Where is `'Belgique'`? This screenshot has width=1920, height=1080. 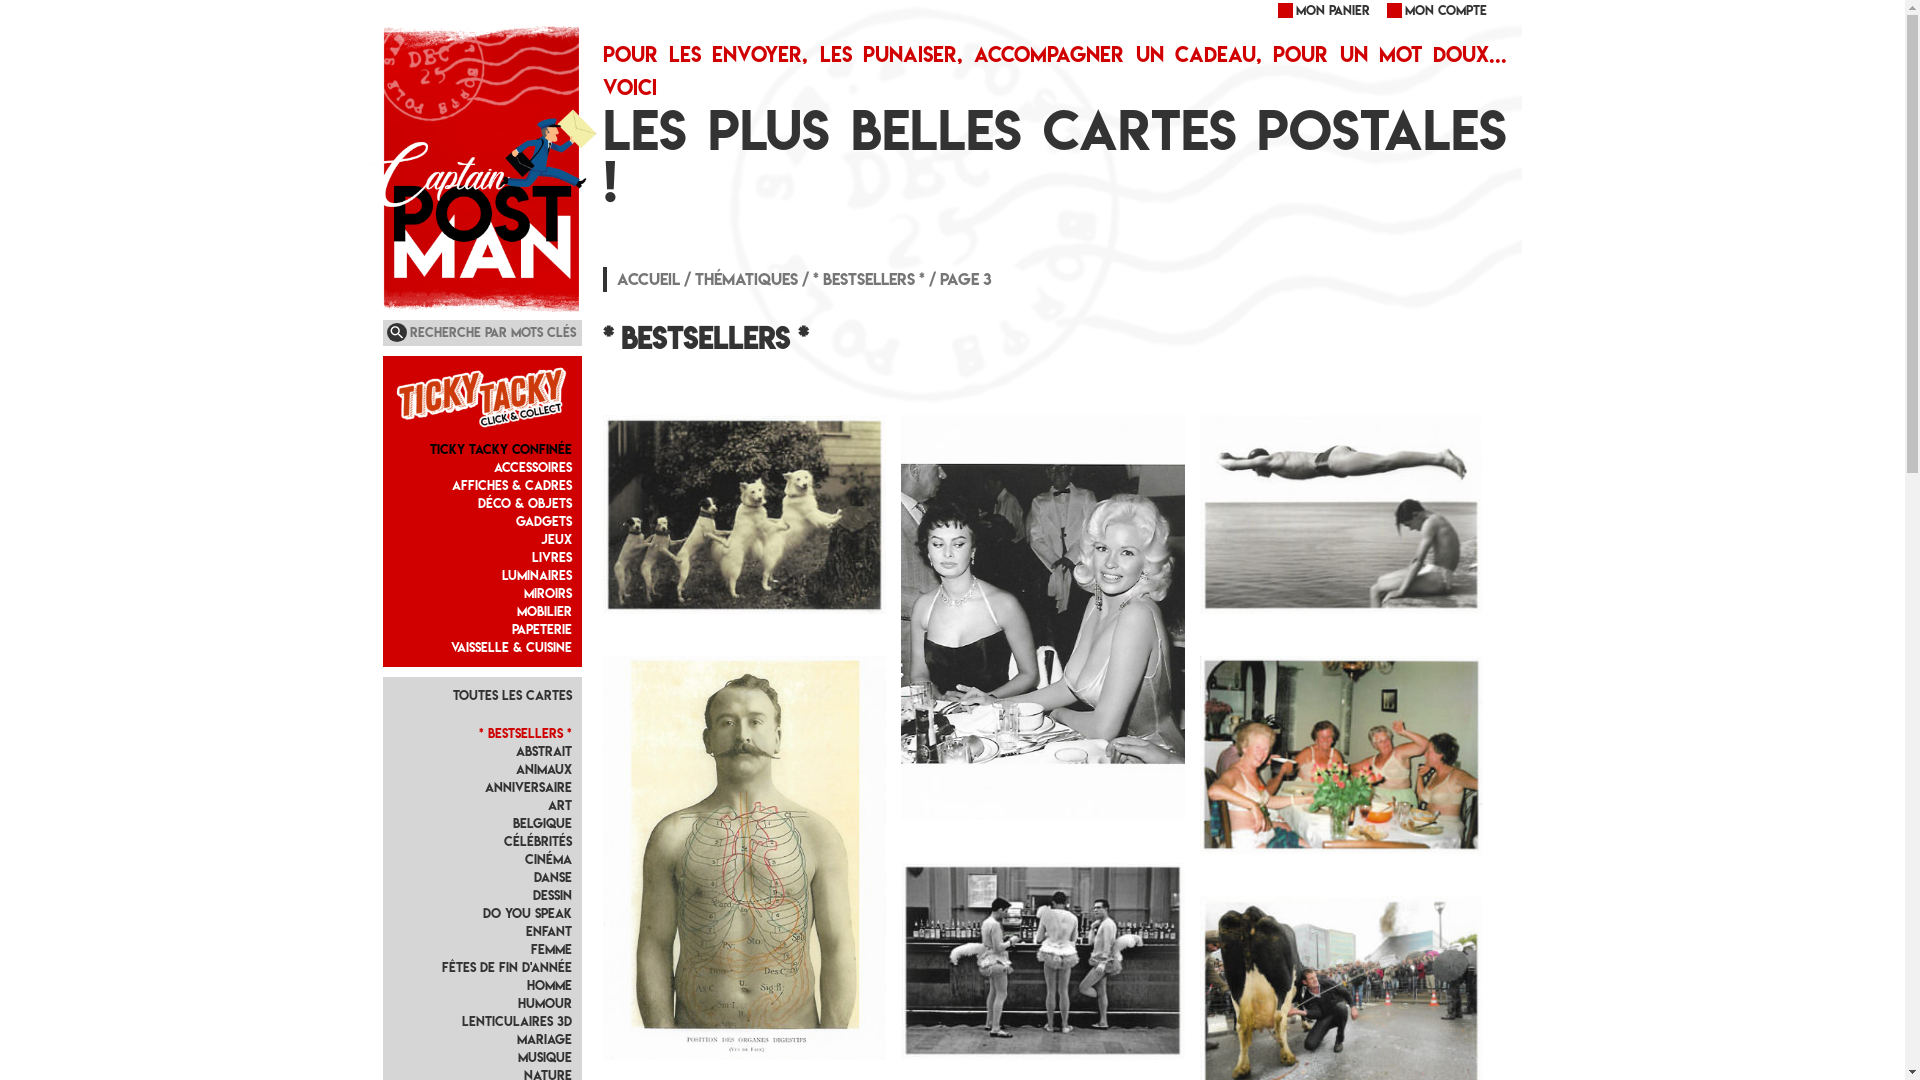
'Belgique' is located at coordinates (513, 823).